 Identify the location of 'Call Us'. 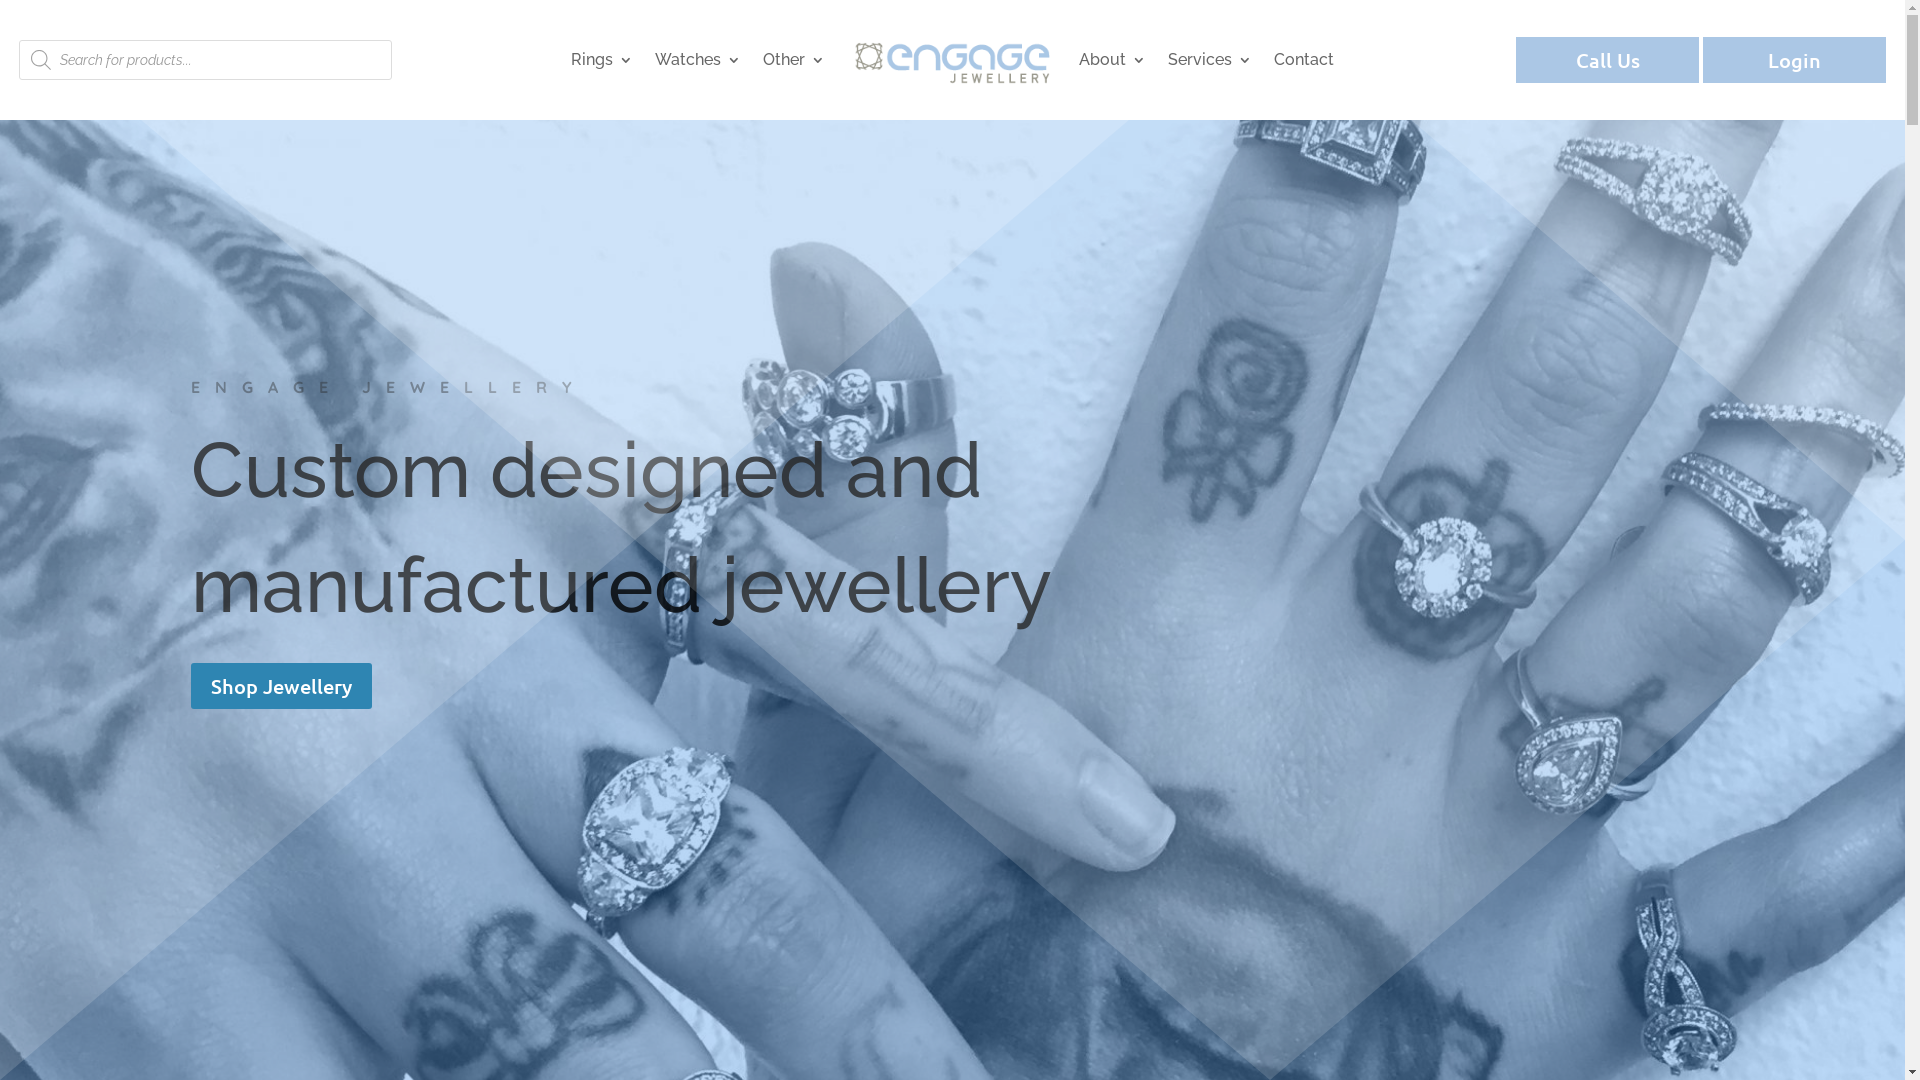
(1516, 59).